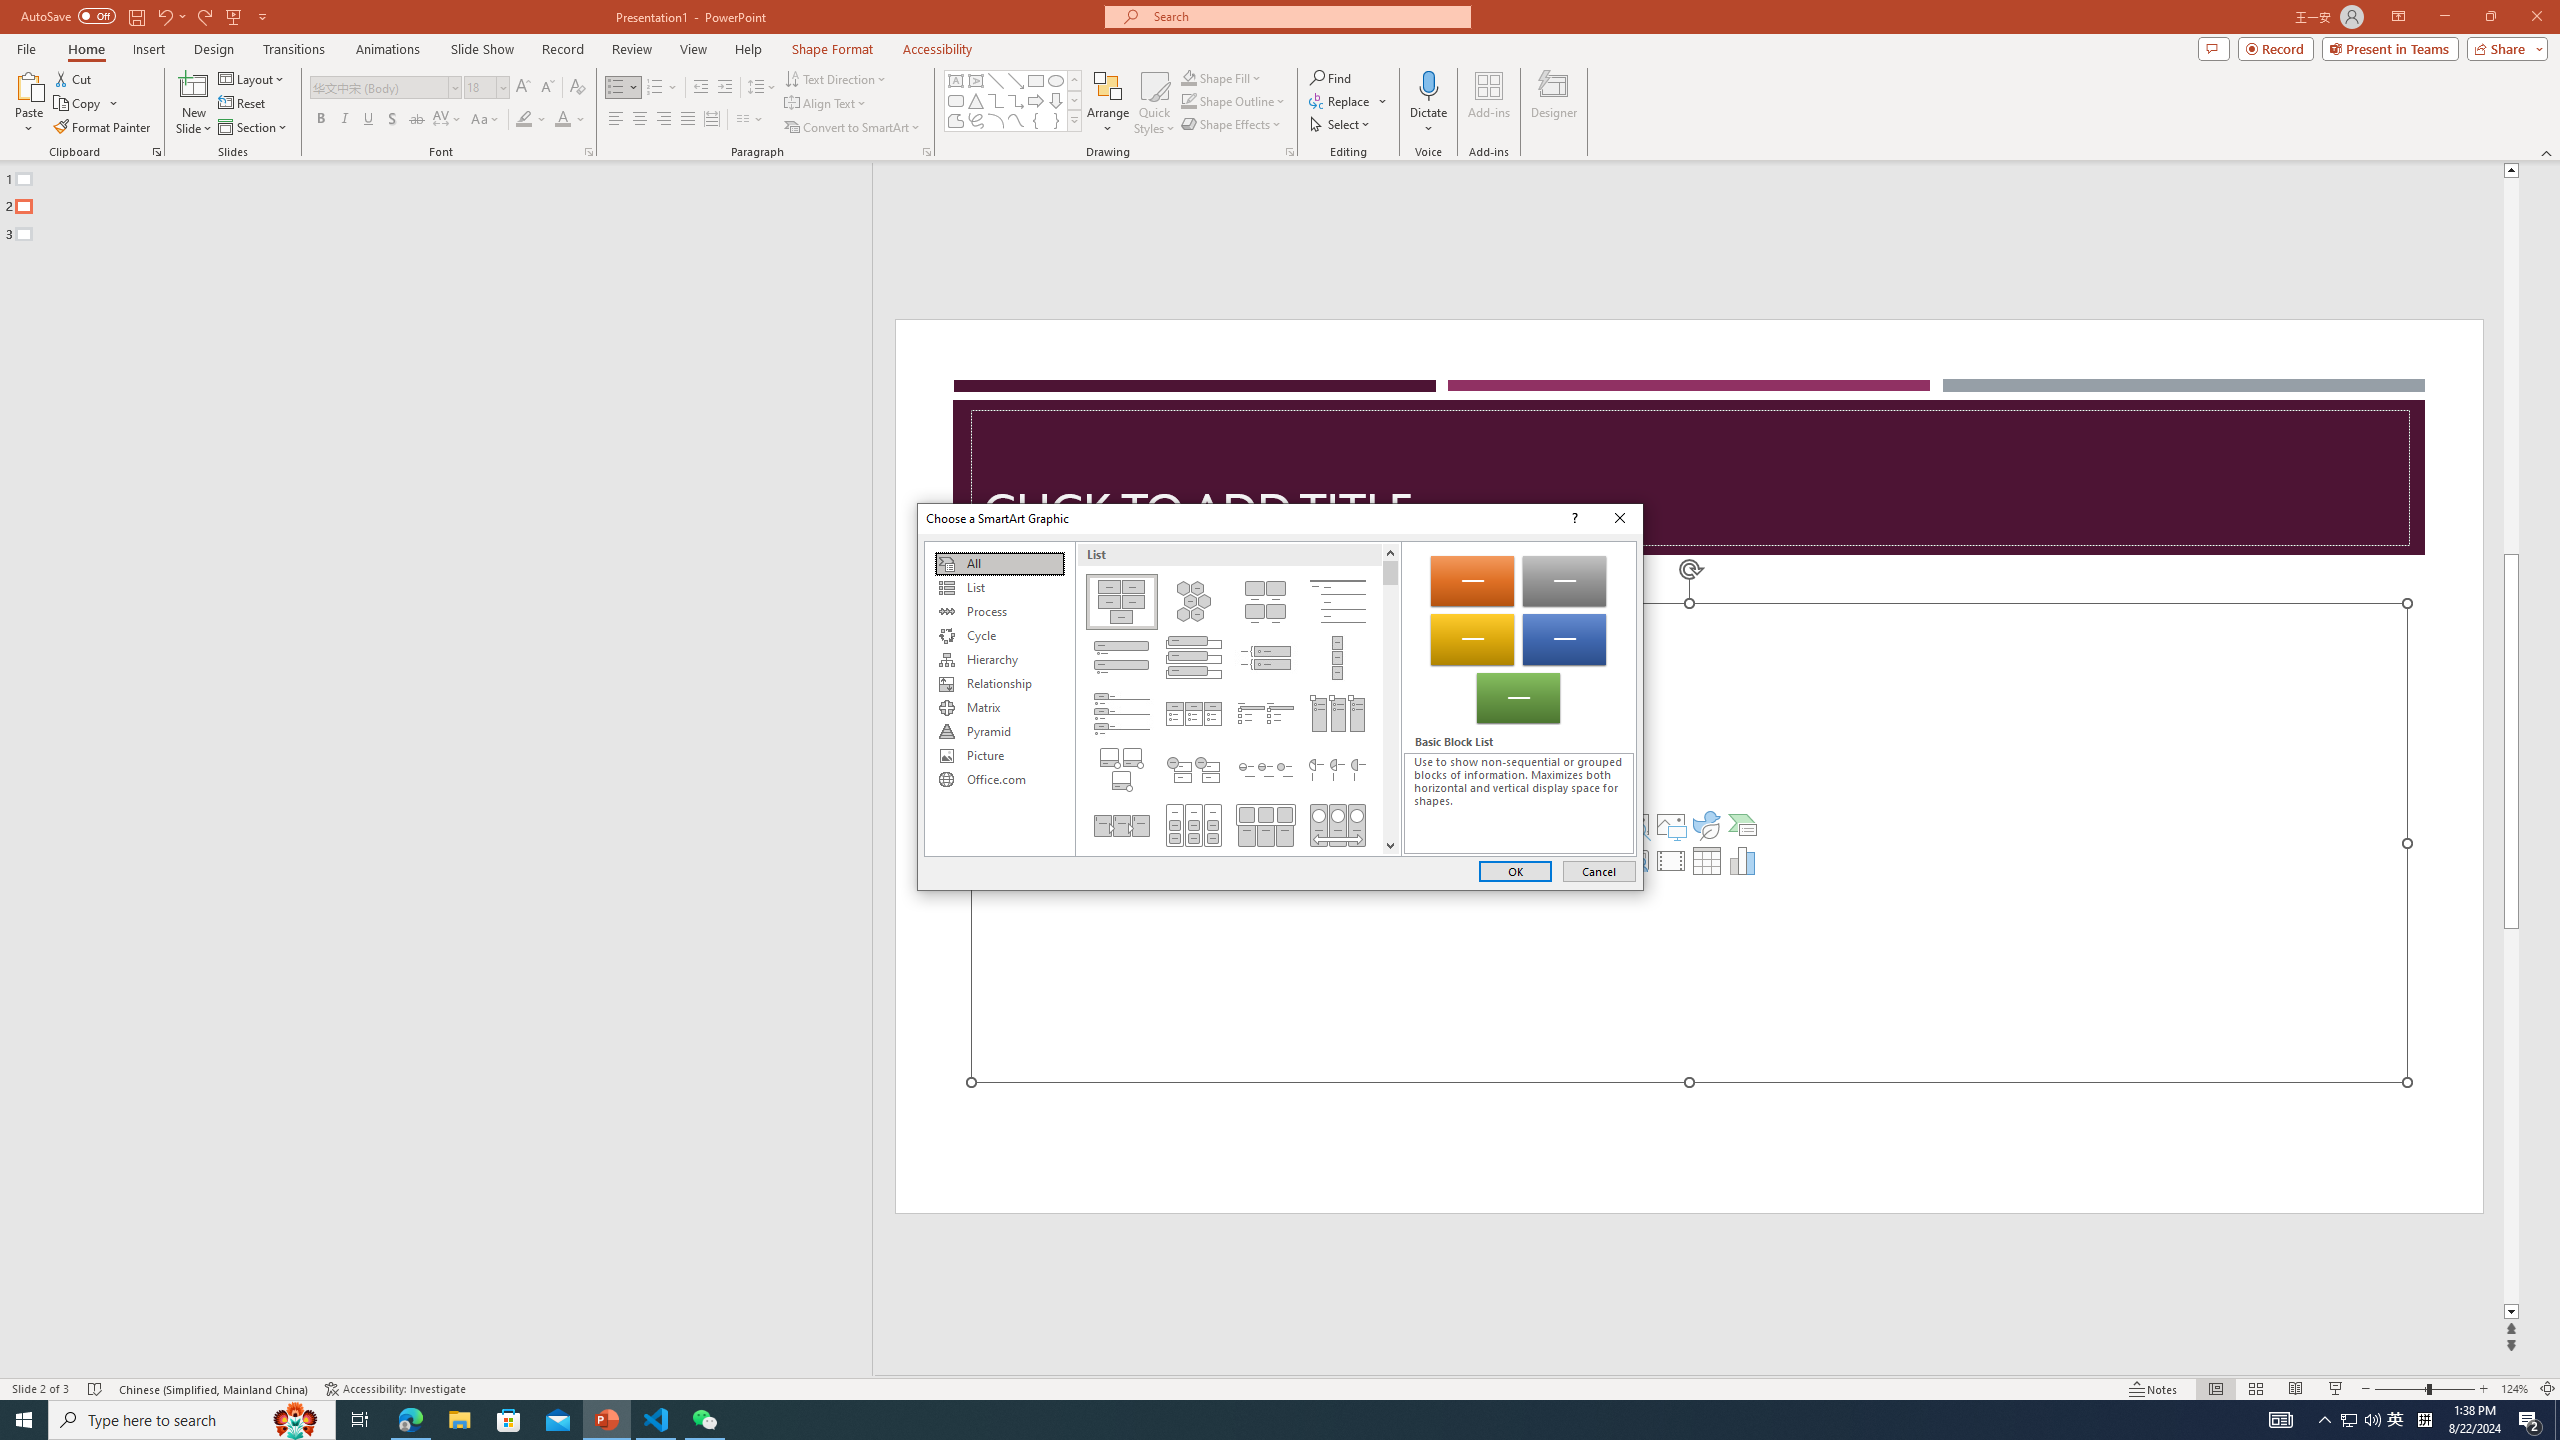 The image size is (2560, 1440). I want to click on 'Continuous Picture List', so click(1337, 824).